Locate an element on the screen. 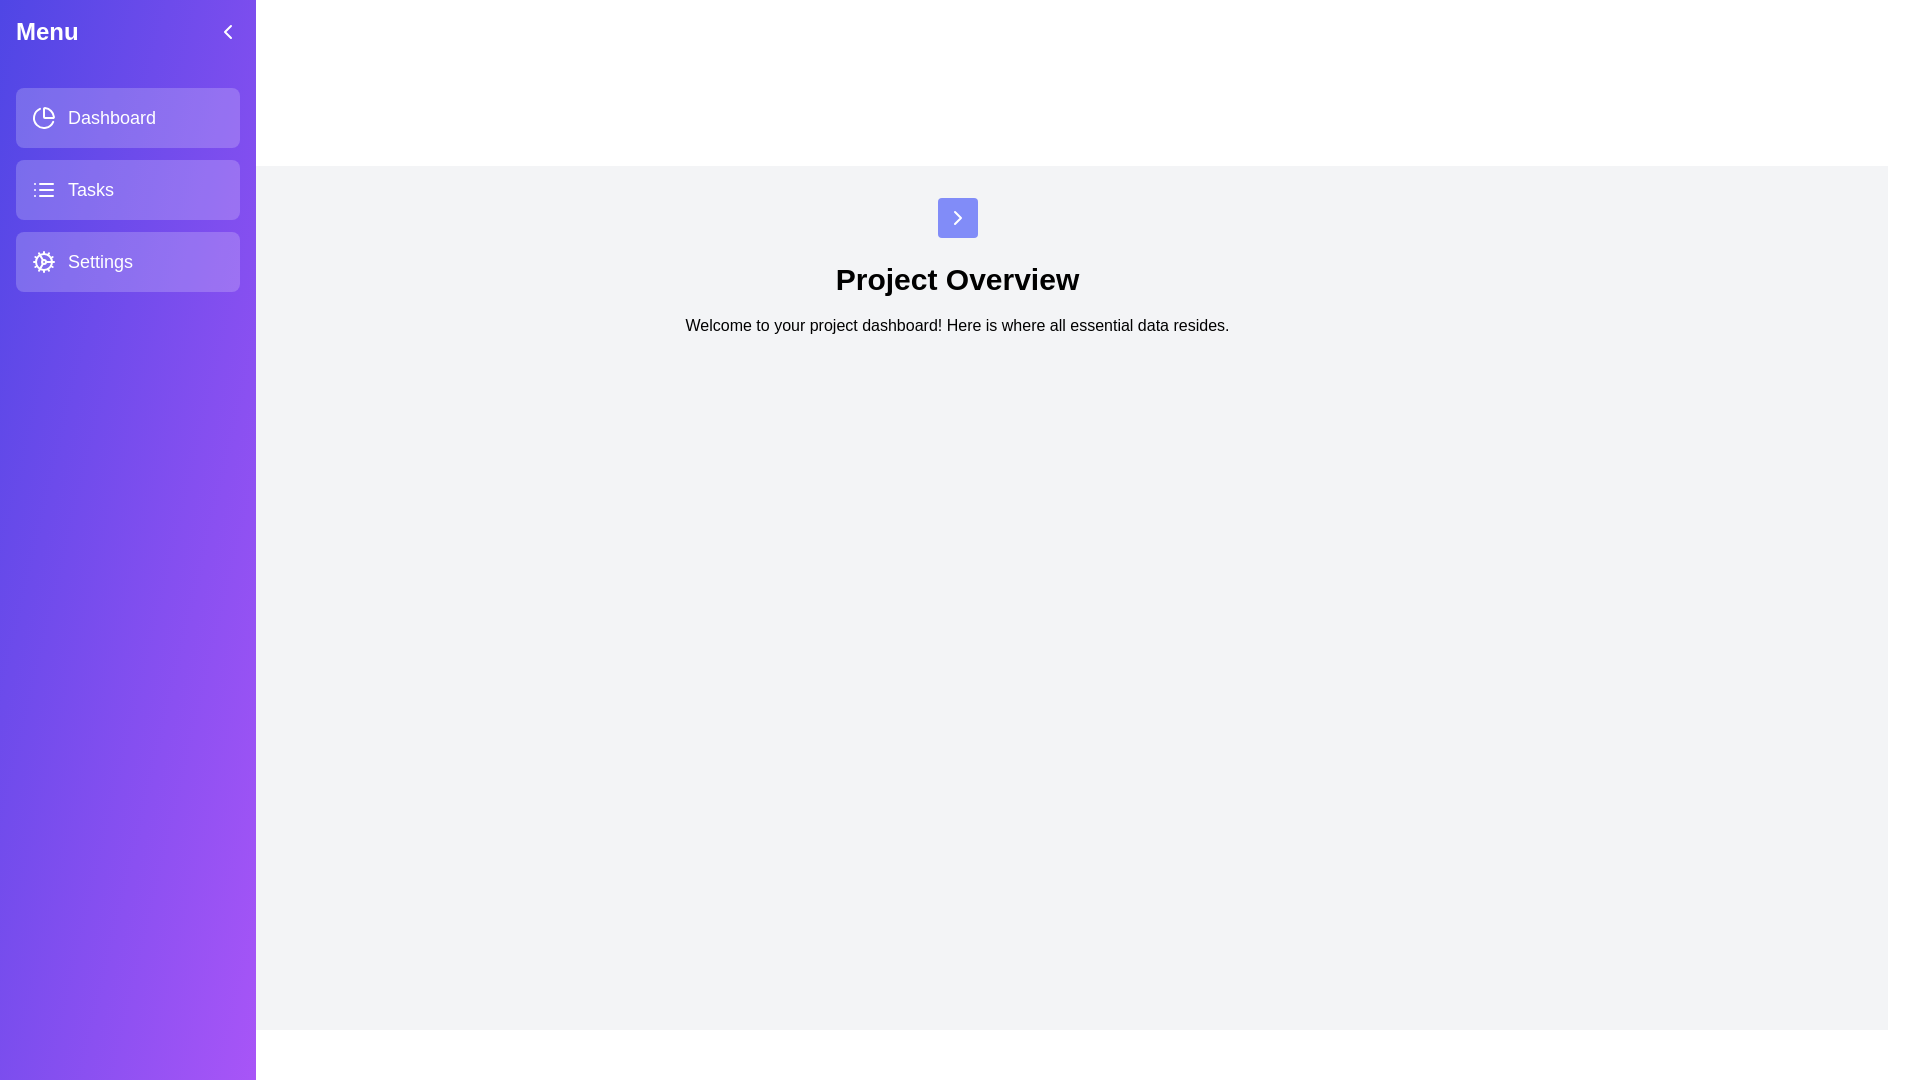  the navigation menu item corresponding to Tasks is located at coordinates (127, 189).